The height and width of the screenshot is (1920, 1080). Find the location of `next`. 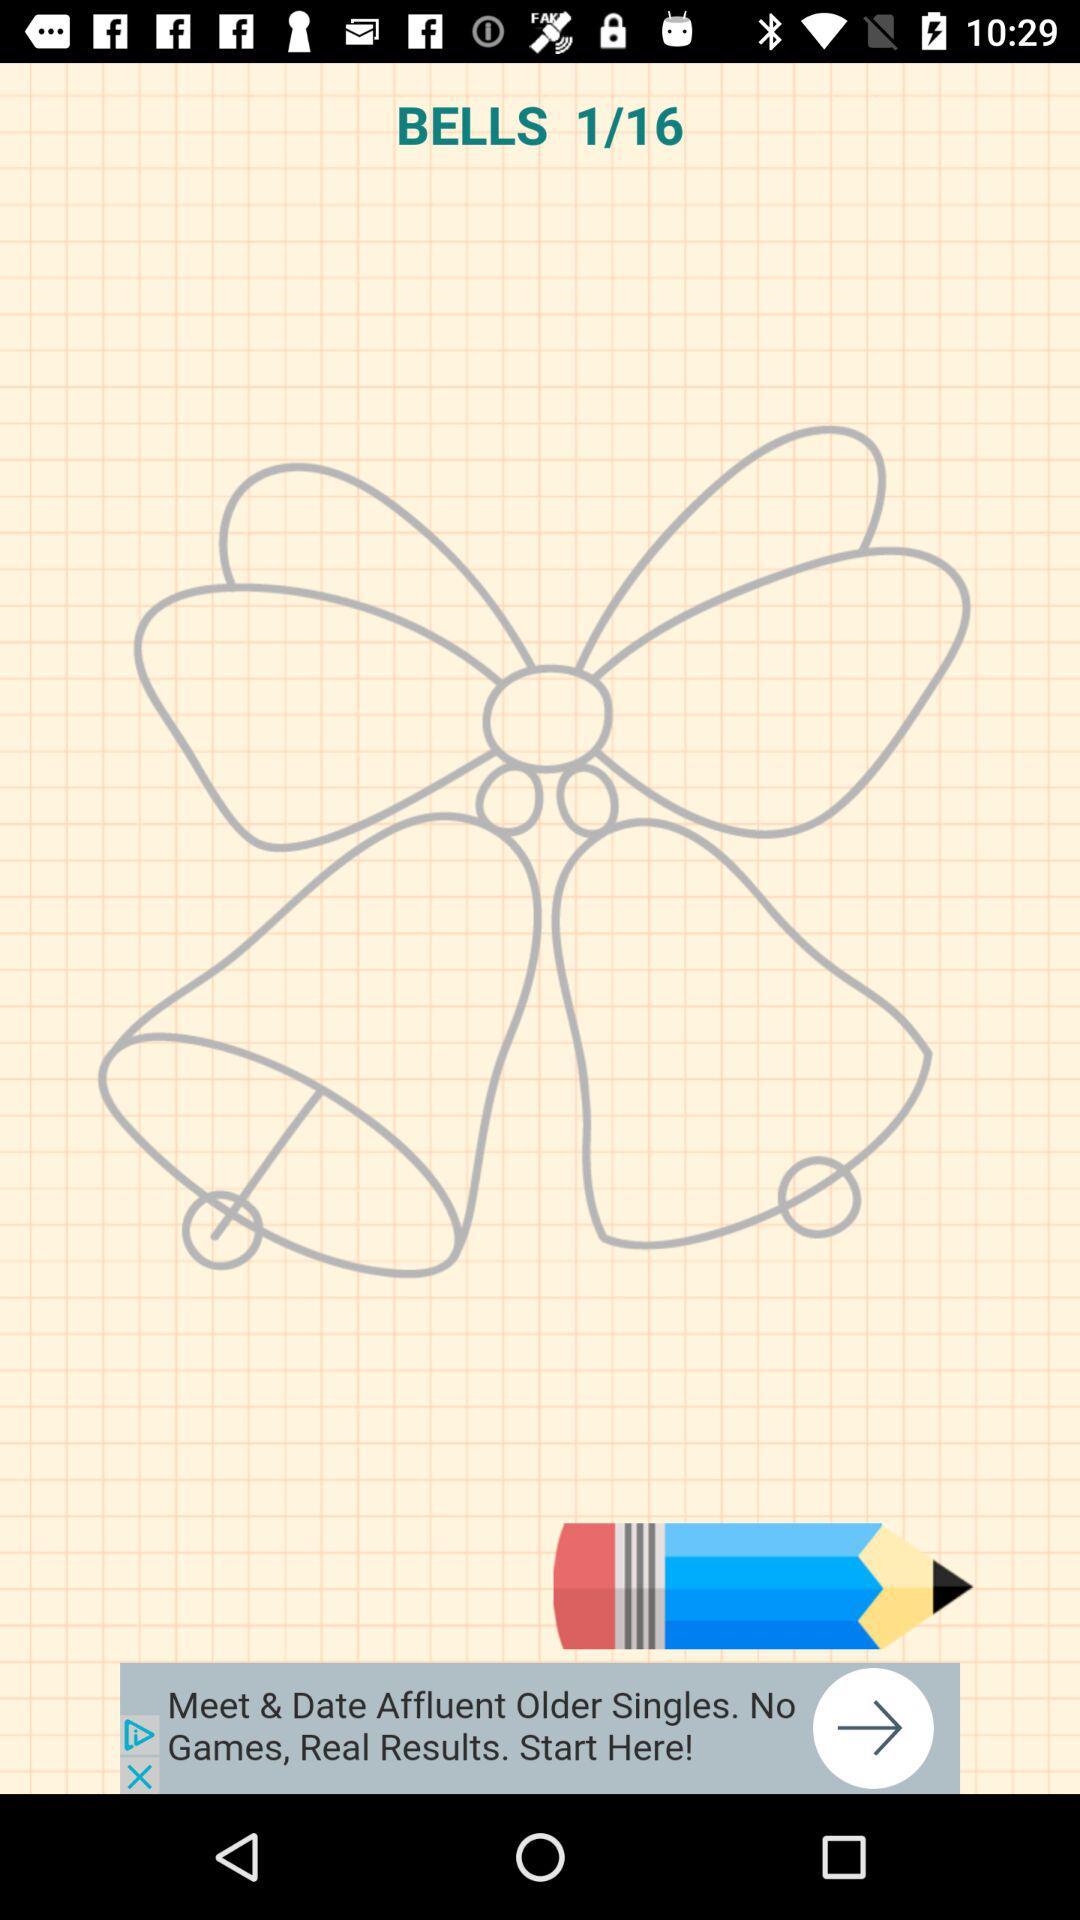

next is located at coordinates (763, 1585).